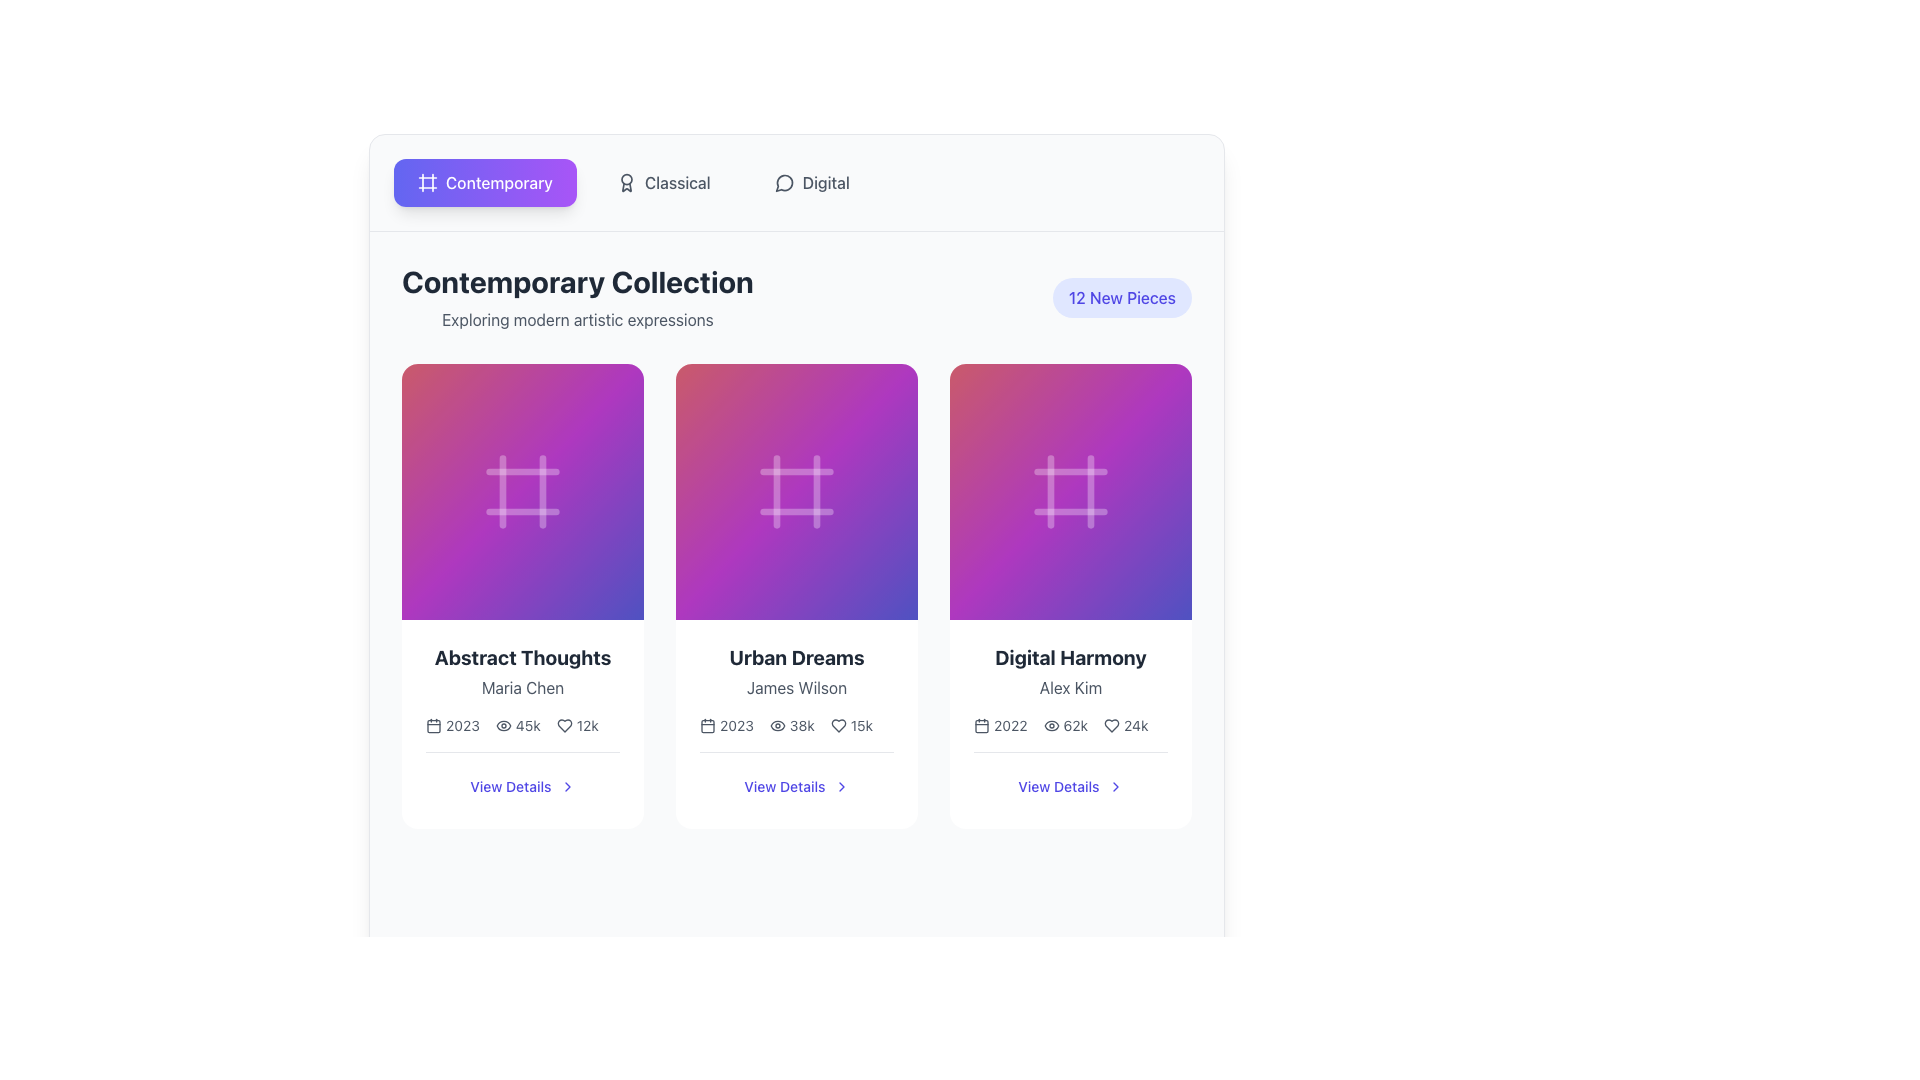 The image size is (1920, 1080). What do you see at coordinates (485, 182) in the screenshot?
I see `the 'Contemporary' category selector button` at bounding box center [485, 182].